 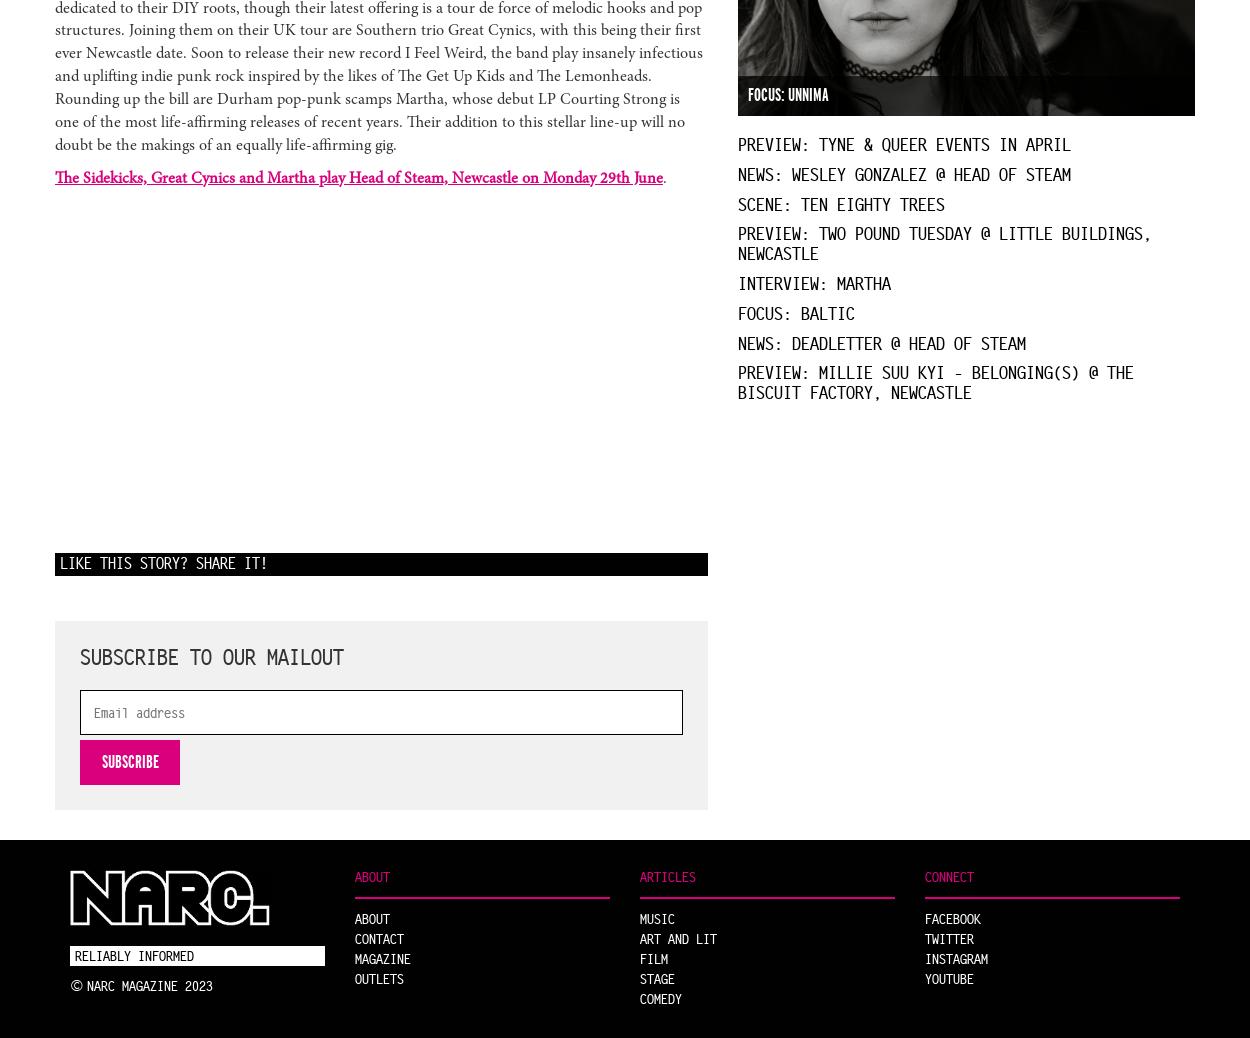 I want to click on 'Comedy', so click(x=640, y=998).